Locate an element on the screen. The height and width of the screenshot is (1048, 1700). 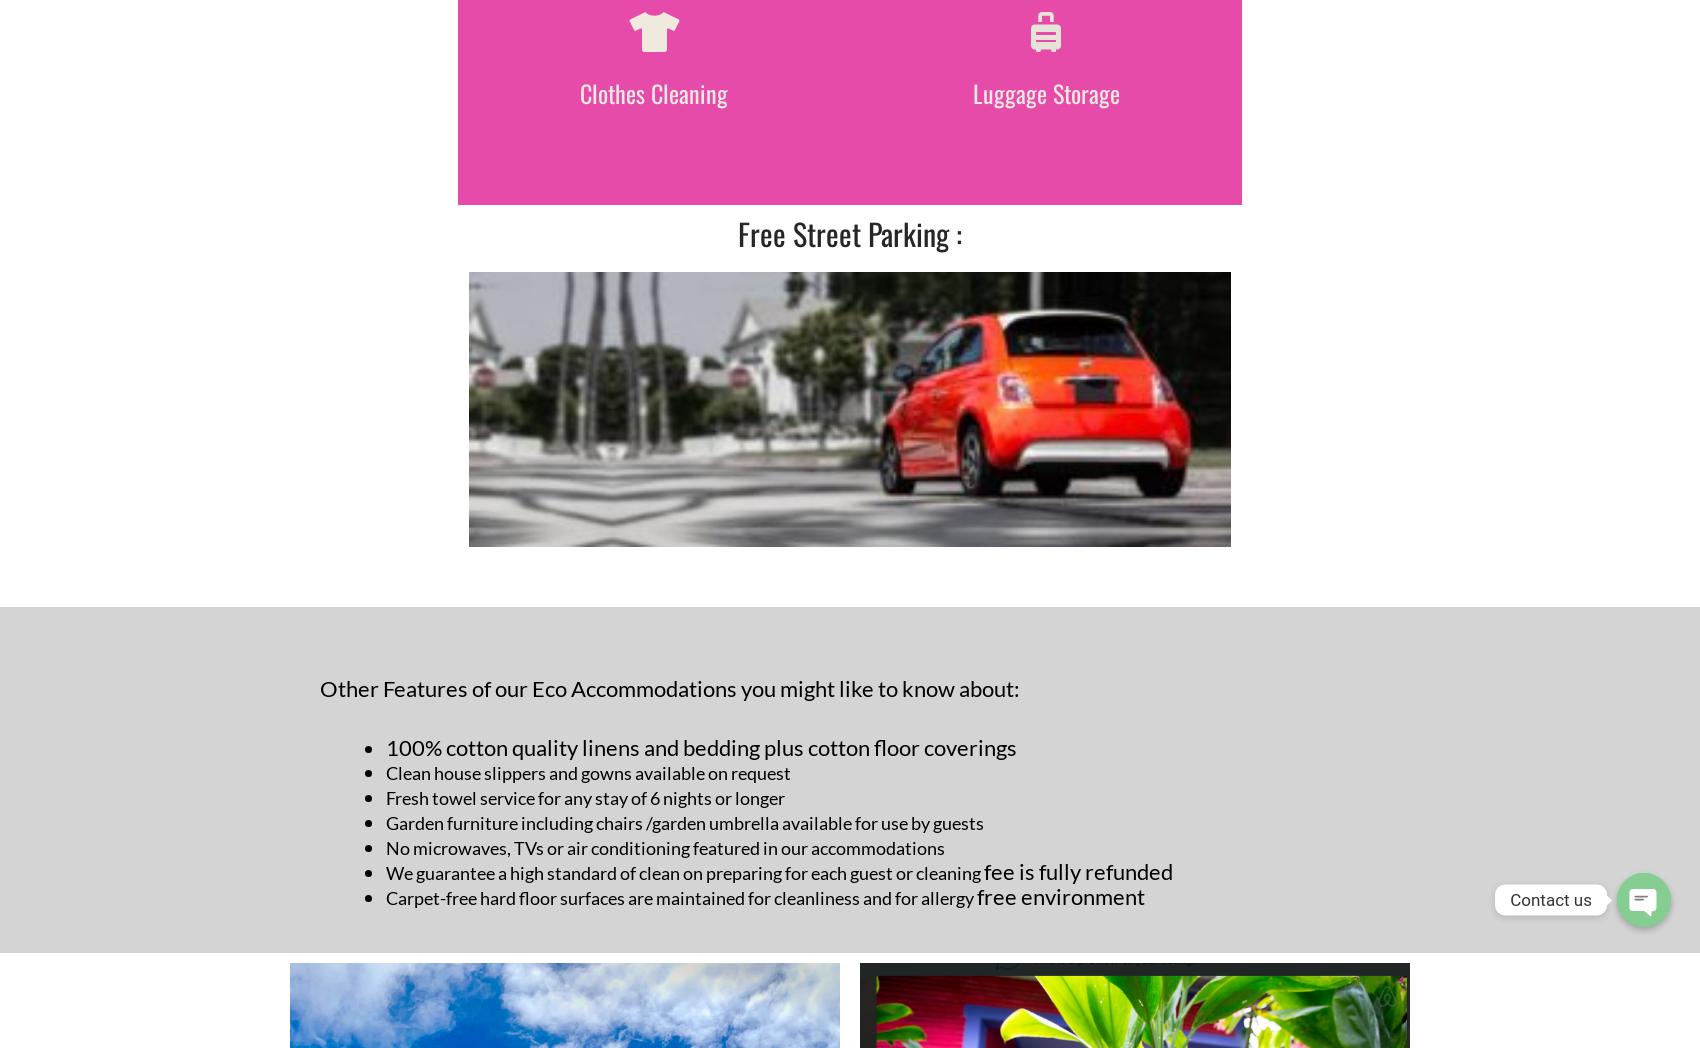
'free environment' is located at coordinates (1059, 895).